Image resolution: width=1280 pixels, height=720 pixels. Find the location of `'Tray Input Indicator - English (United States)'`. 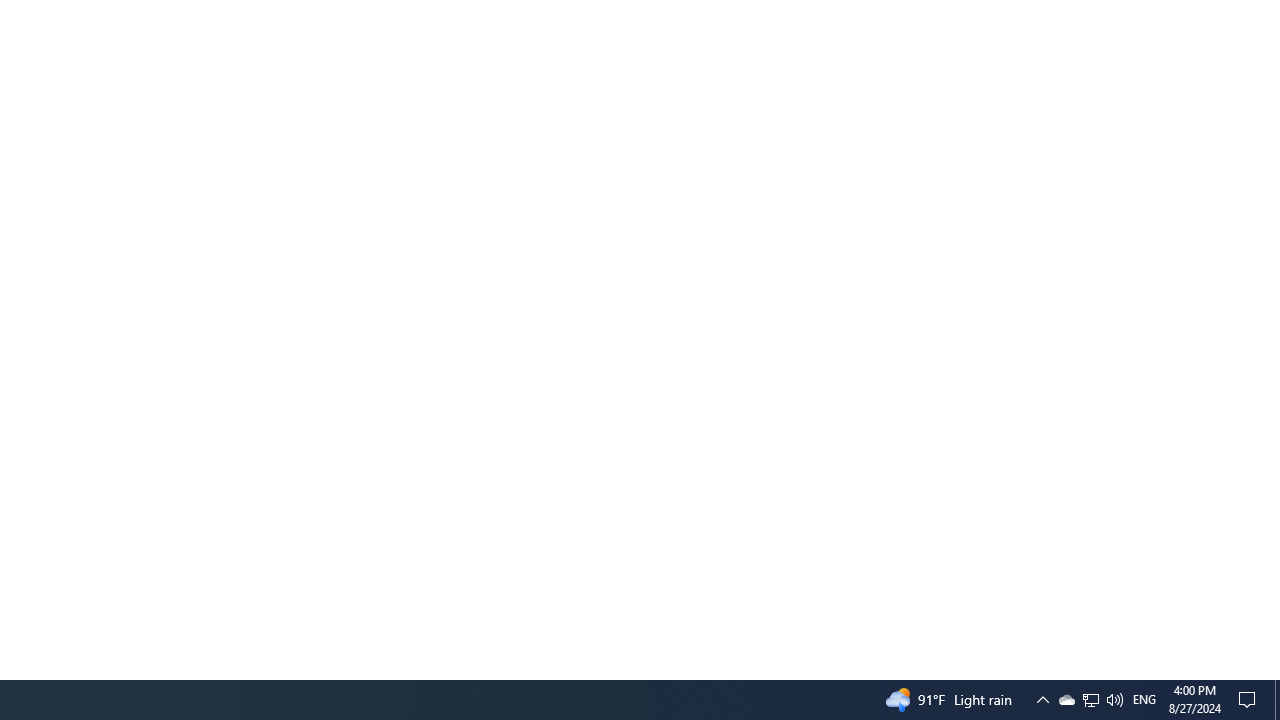

'Tray Input Indicator - English (United States)' is located at coordinates (1144, 698).